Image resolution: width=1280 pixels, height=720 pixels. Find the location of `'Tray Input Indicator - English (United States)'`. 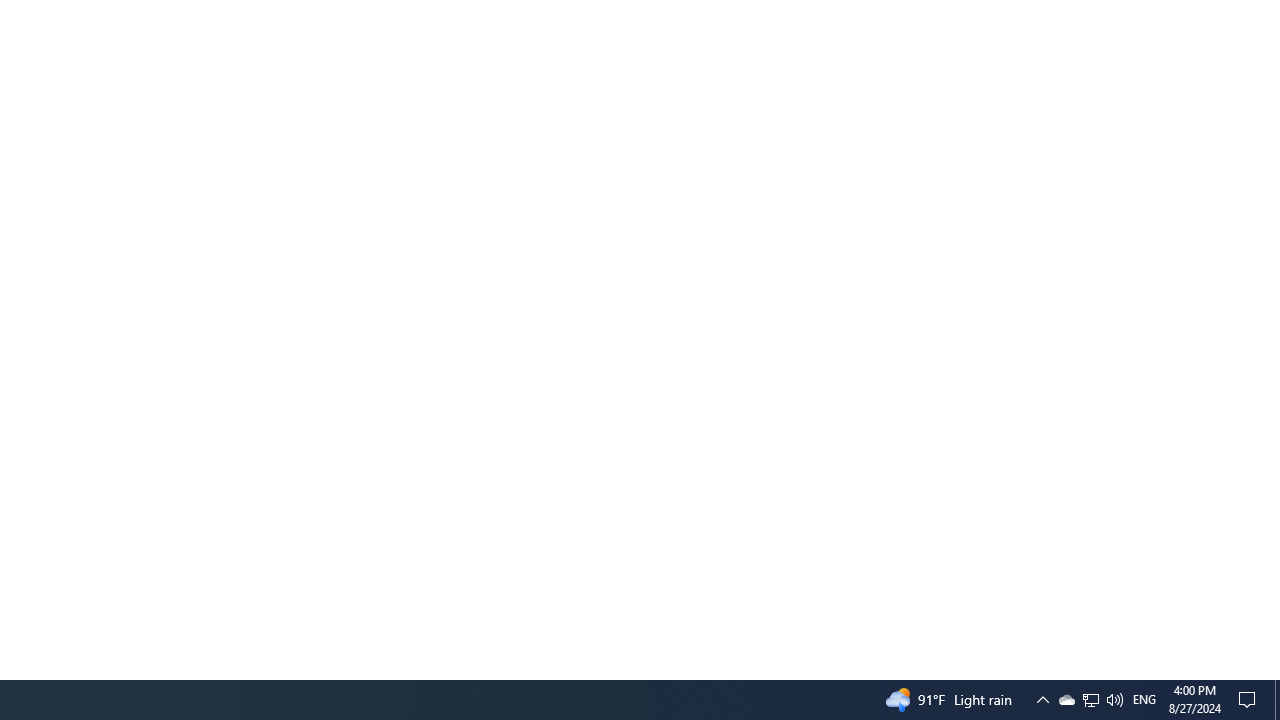

'Tray Input Indicator - English (United States)' is located at coordinates (1144, 698).